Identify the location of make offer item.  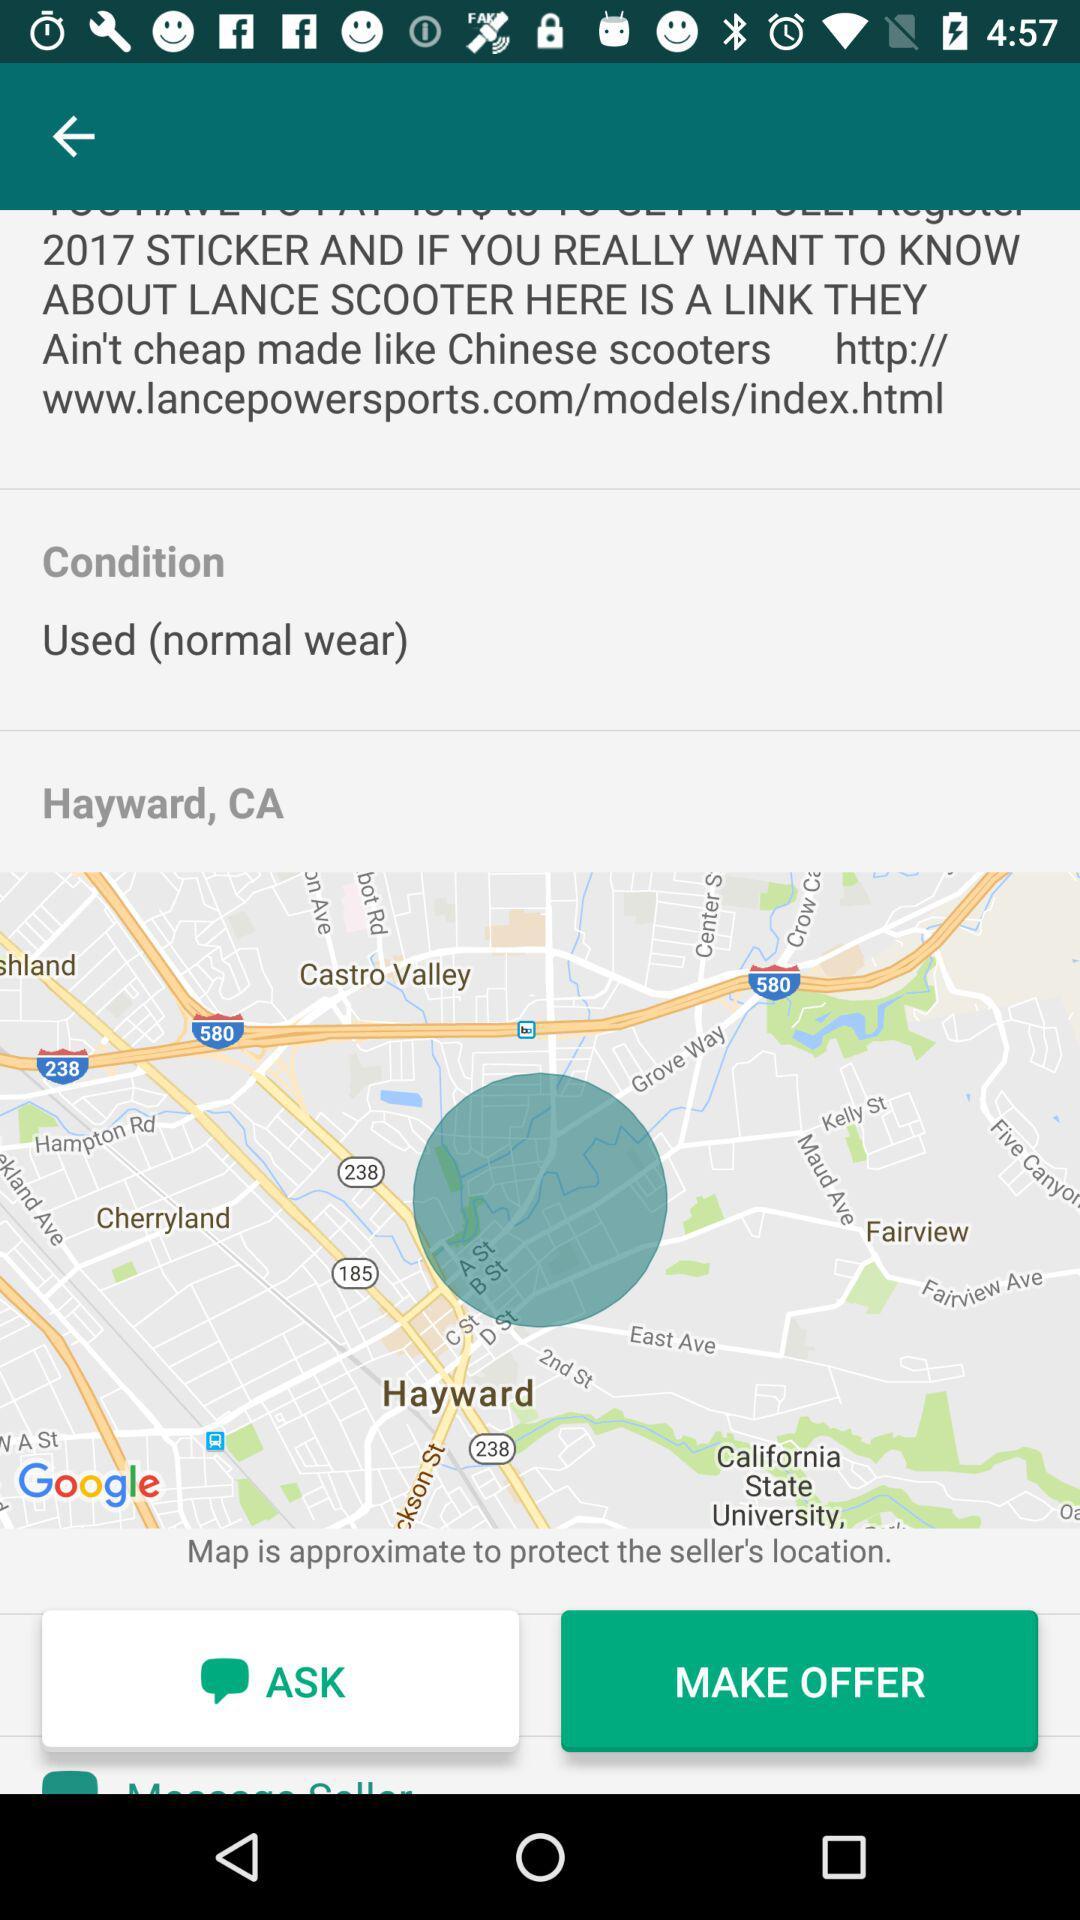
(798, 1680).